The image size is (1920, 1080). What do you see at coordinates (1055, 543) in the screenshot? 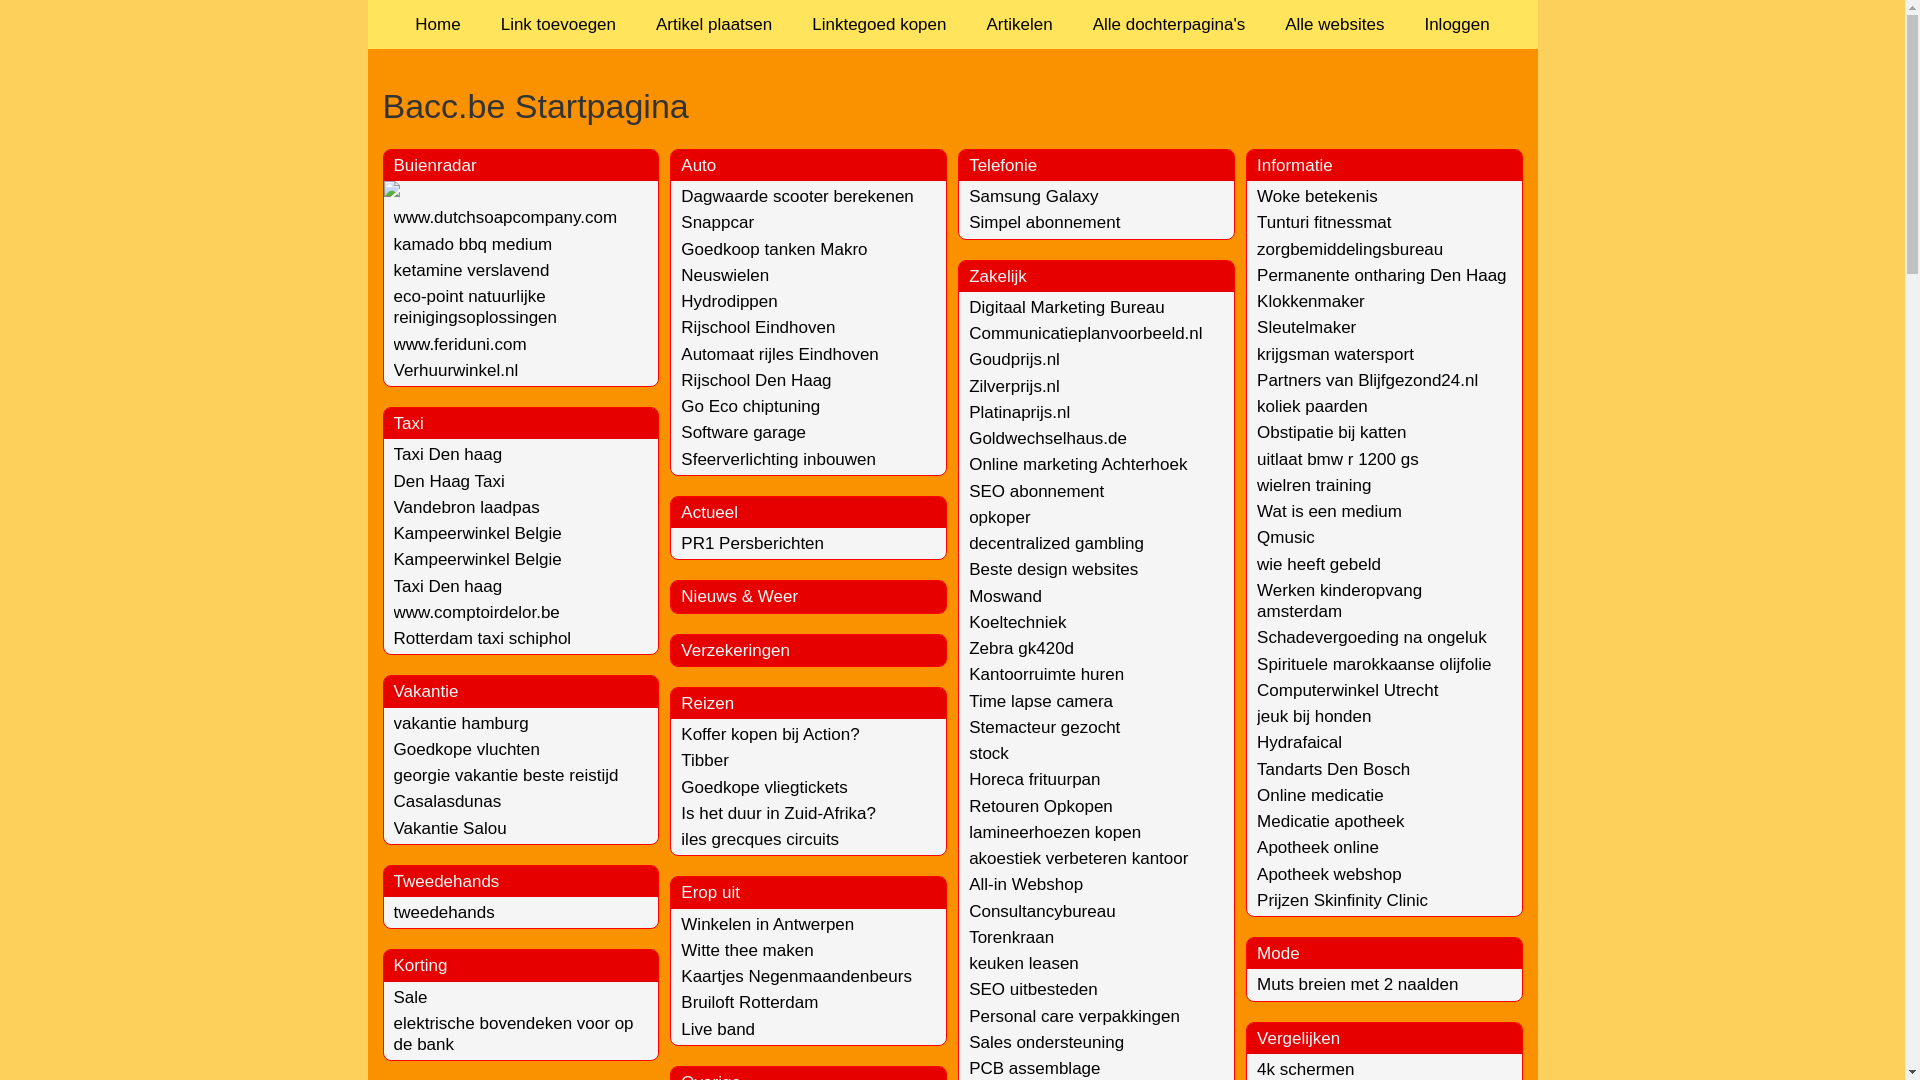
I see `'decentralized gambling'` at bounding box center [1055, 543].